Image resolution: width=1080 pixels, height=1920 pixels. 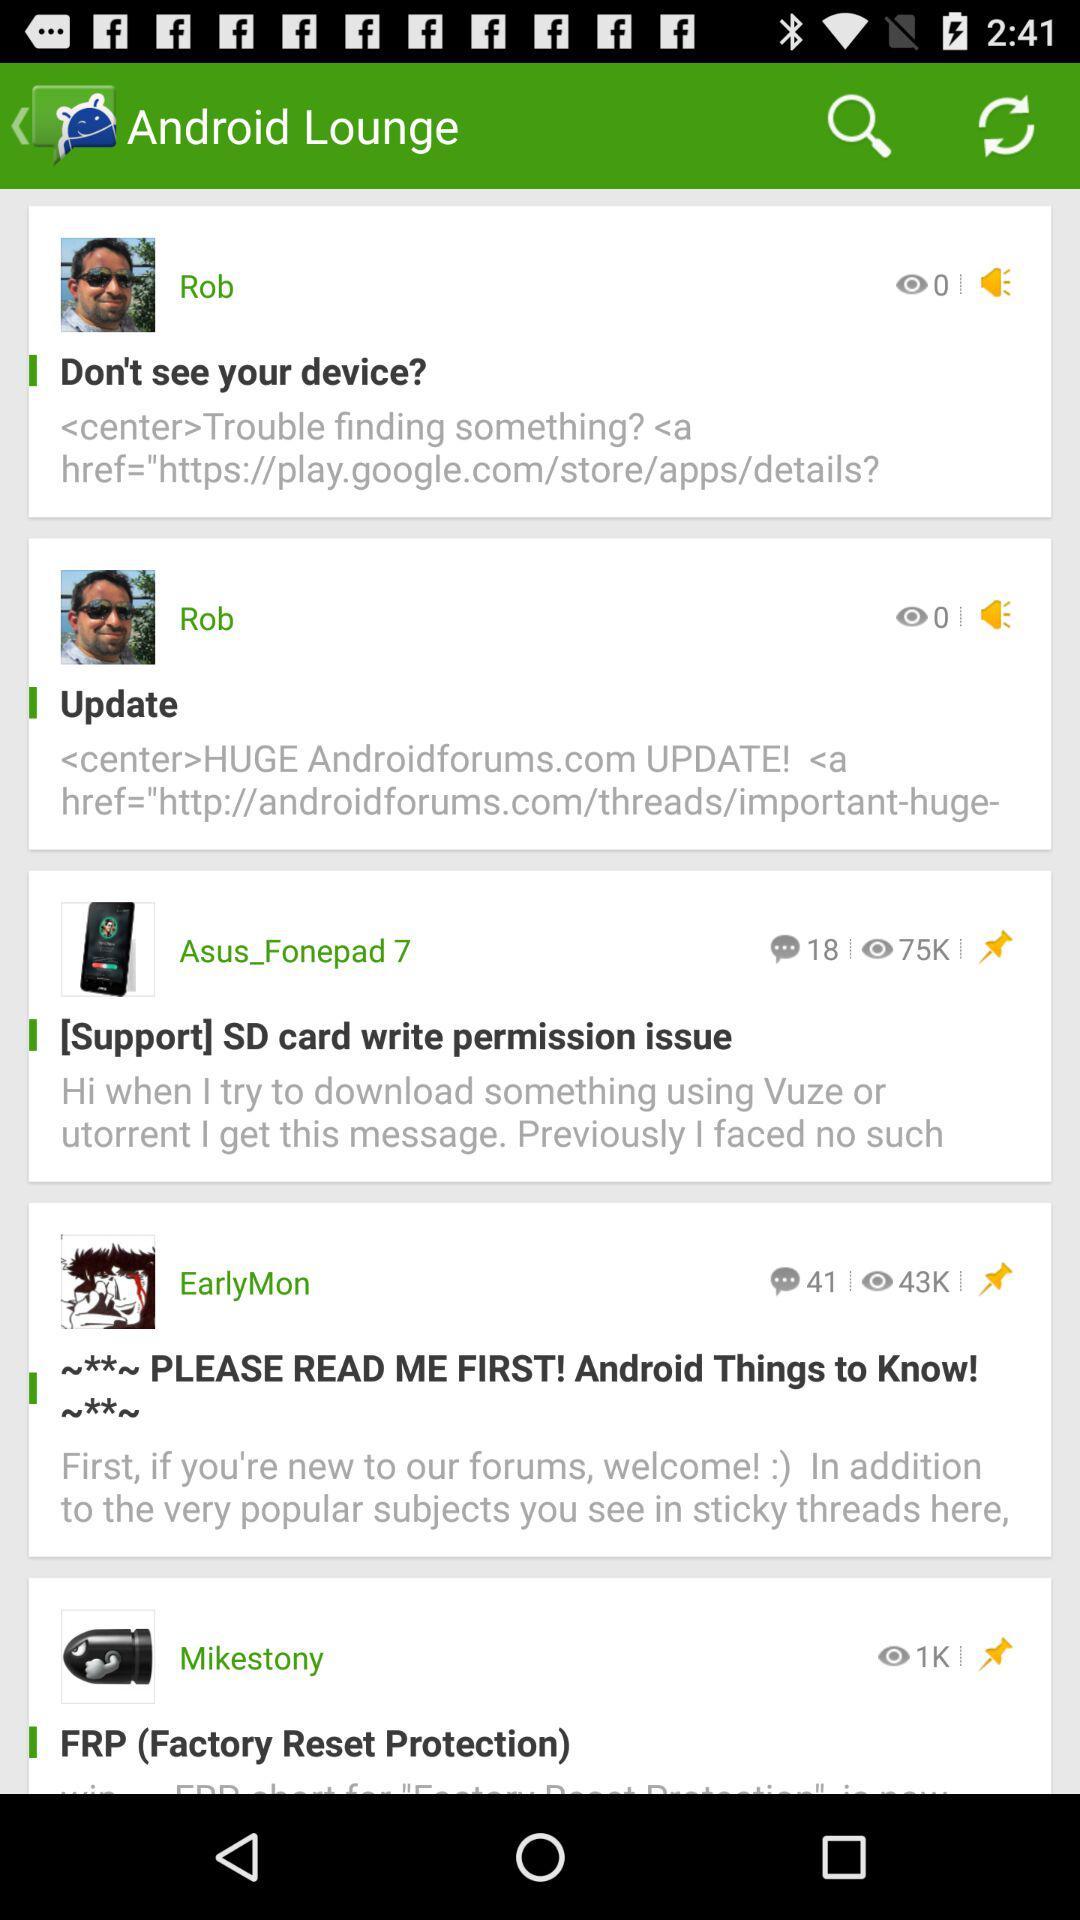 I want to click on the wip frp short, so click(x=540, y=1783).